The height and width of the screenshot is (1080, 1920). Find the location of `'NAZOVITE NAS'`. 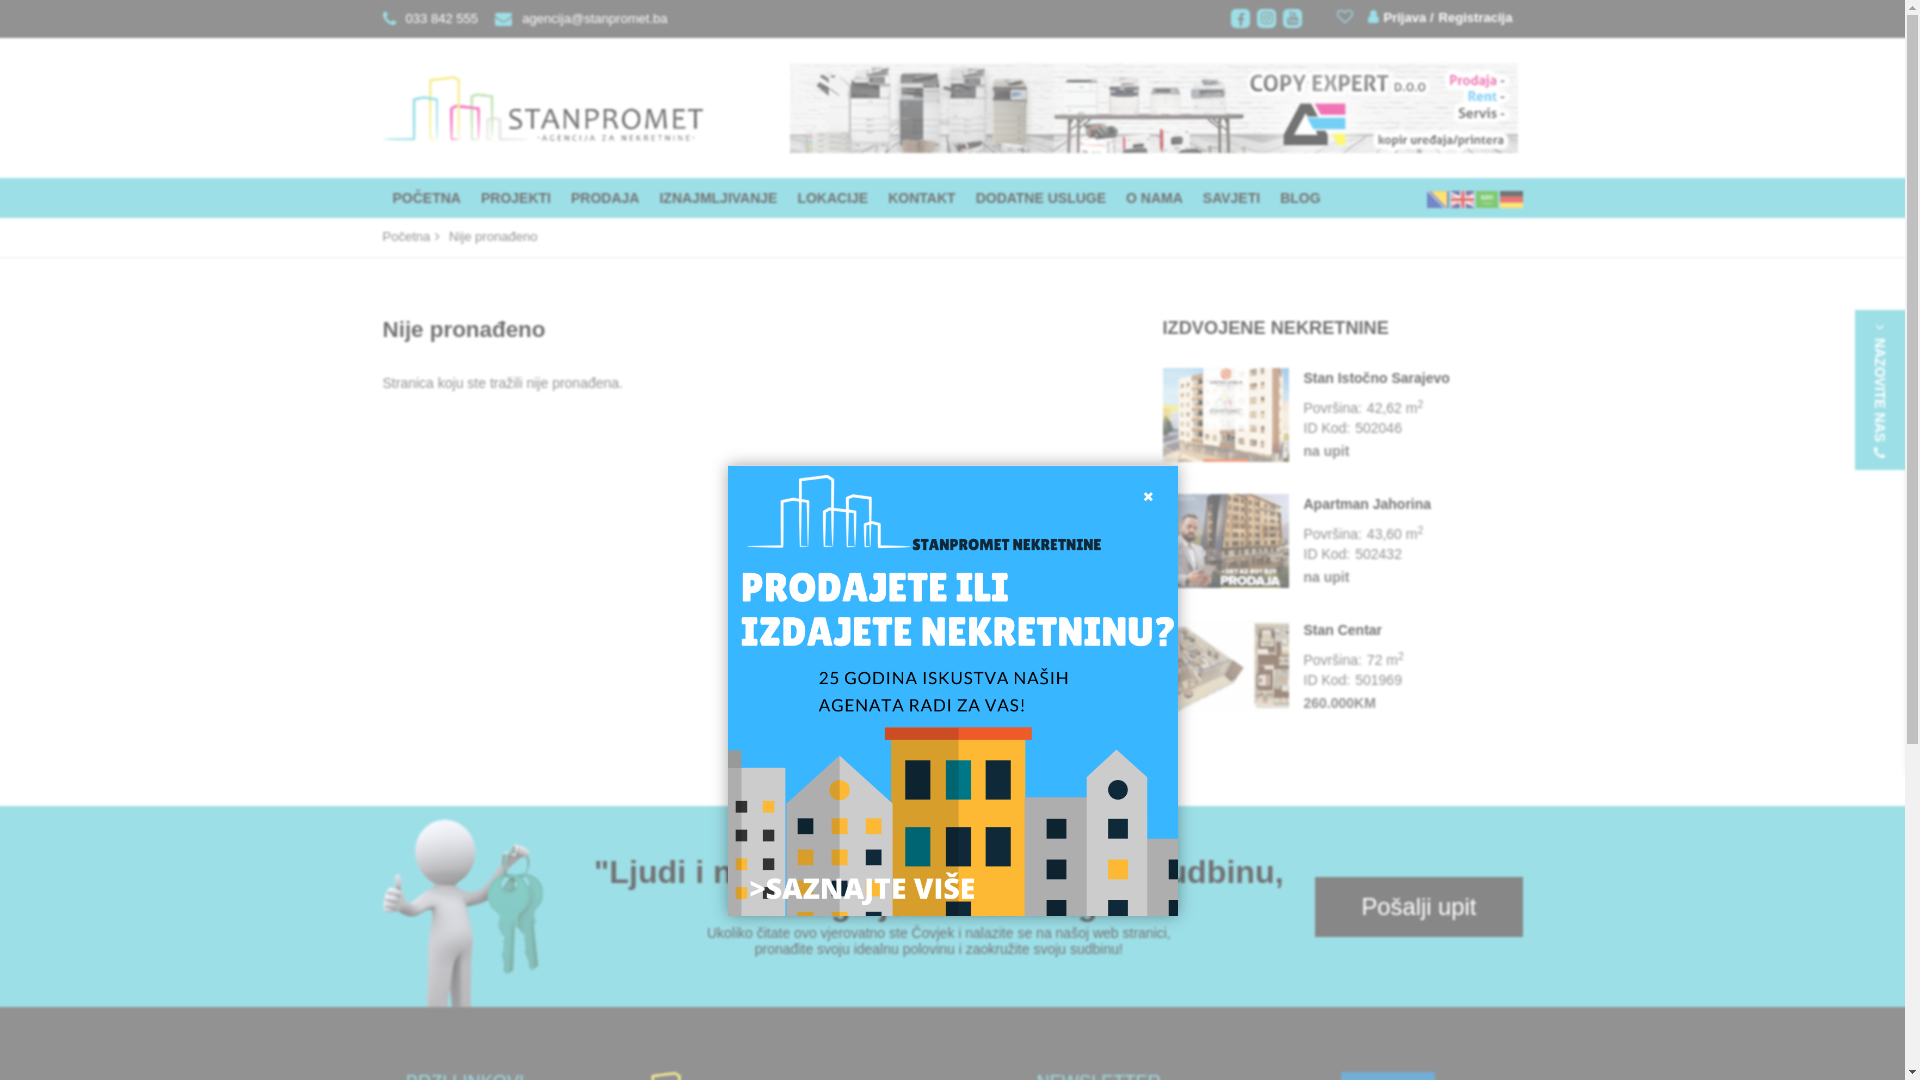

'NAZOVITE NAS' is located at coordinates (1879, 389).